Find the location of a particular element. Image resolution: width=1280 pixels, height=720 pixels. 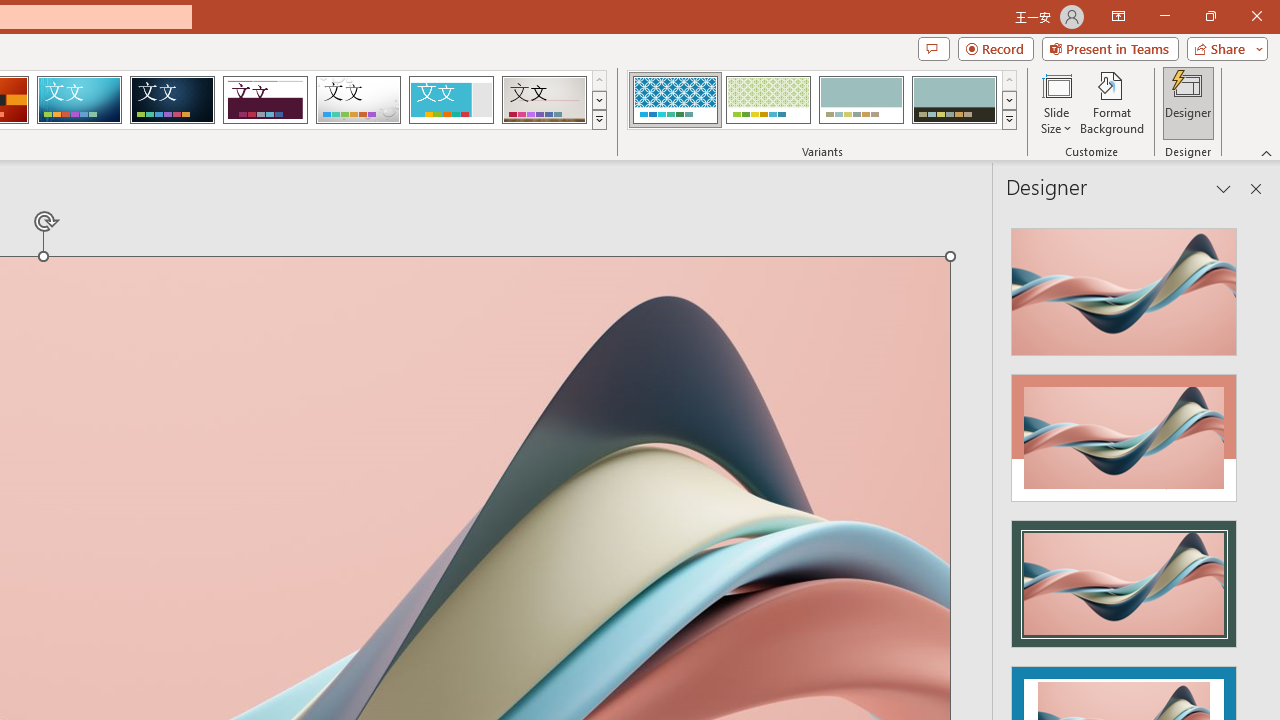

'Variants' is located at coordinates (1009, 120).